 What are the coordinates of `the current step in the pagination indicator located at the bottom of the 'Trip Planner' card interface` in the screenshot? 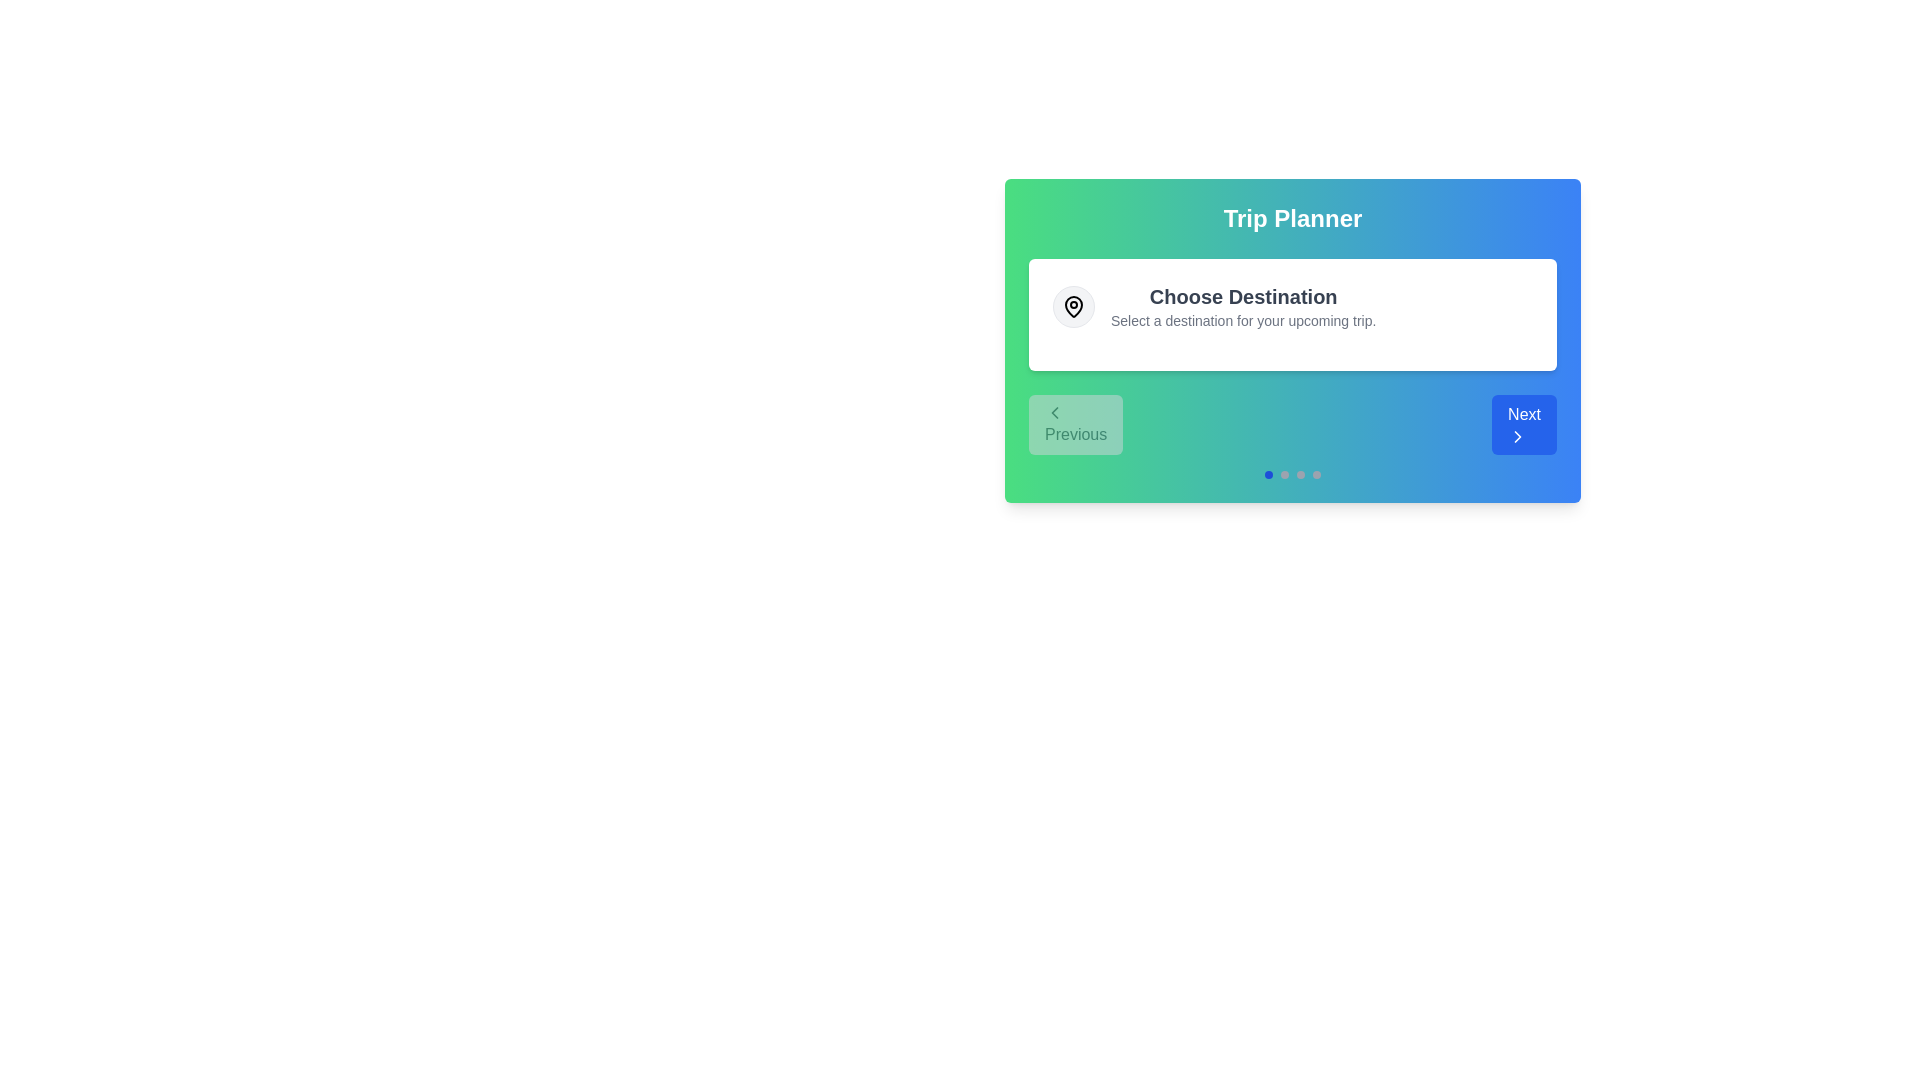 It's located at (1292, 474).